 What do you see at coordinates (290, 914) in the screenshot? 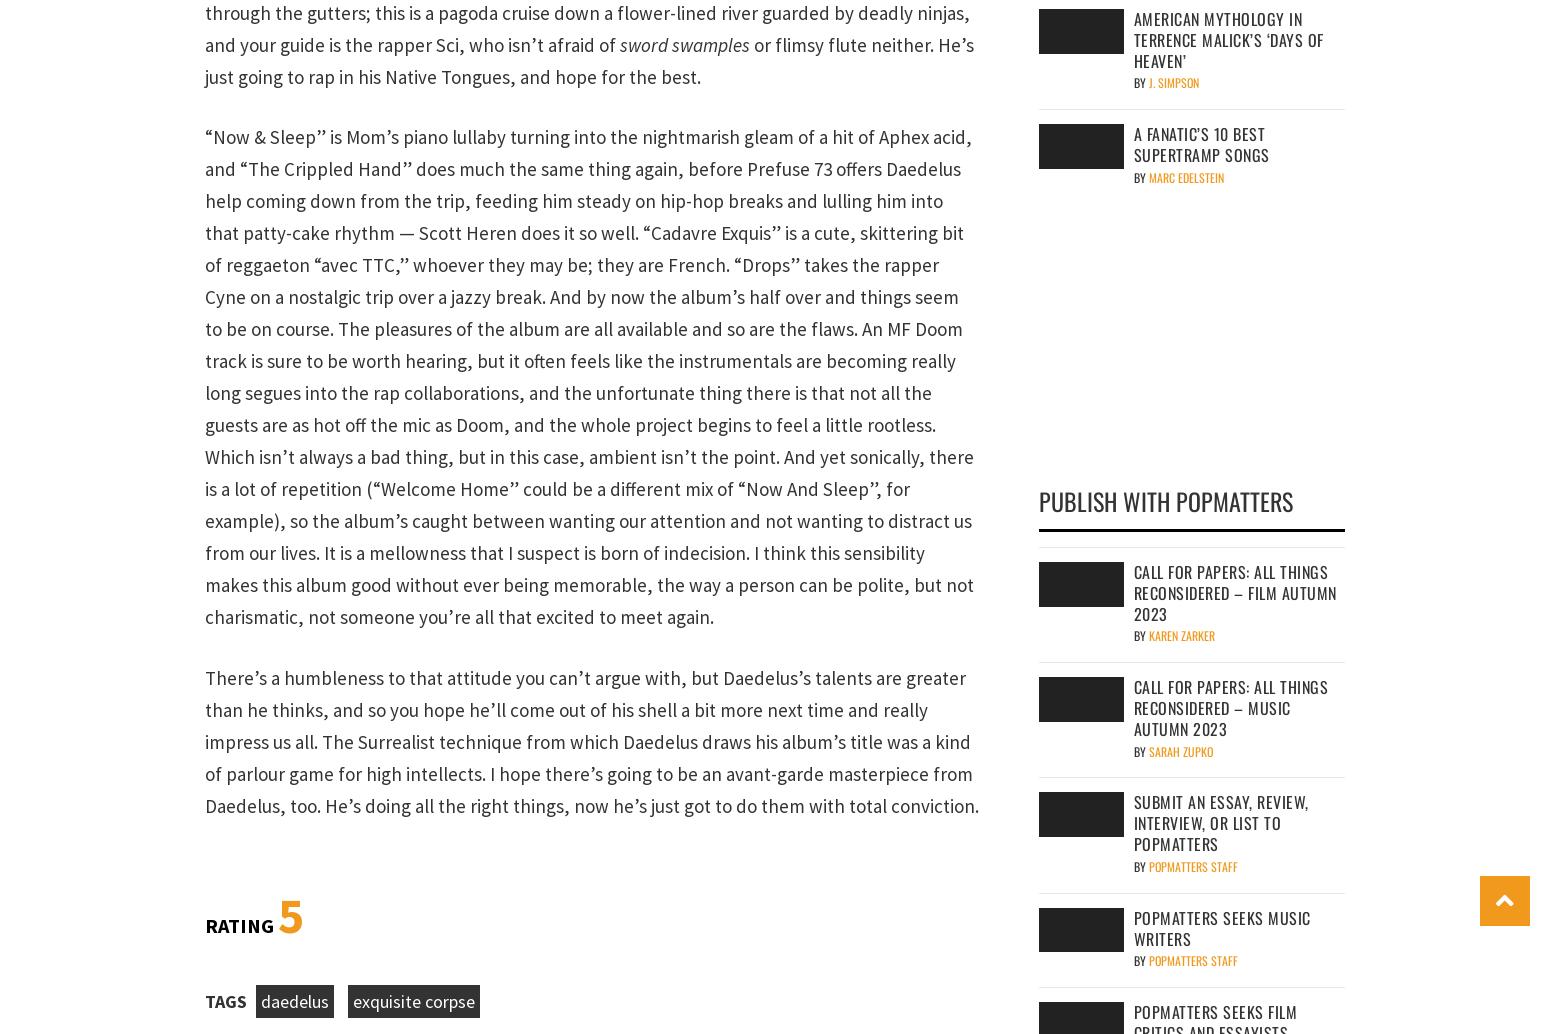
I see `'5'` at bounding box center [290, 914].